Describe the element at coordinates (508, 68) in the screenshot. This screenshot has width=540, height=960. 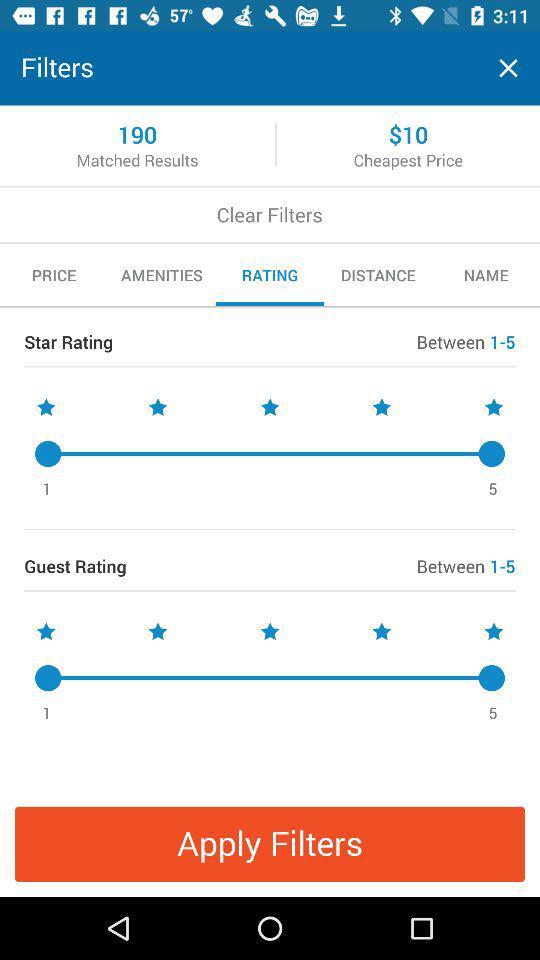
I see `icon next to the filters icon` at that location.